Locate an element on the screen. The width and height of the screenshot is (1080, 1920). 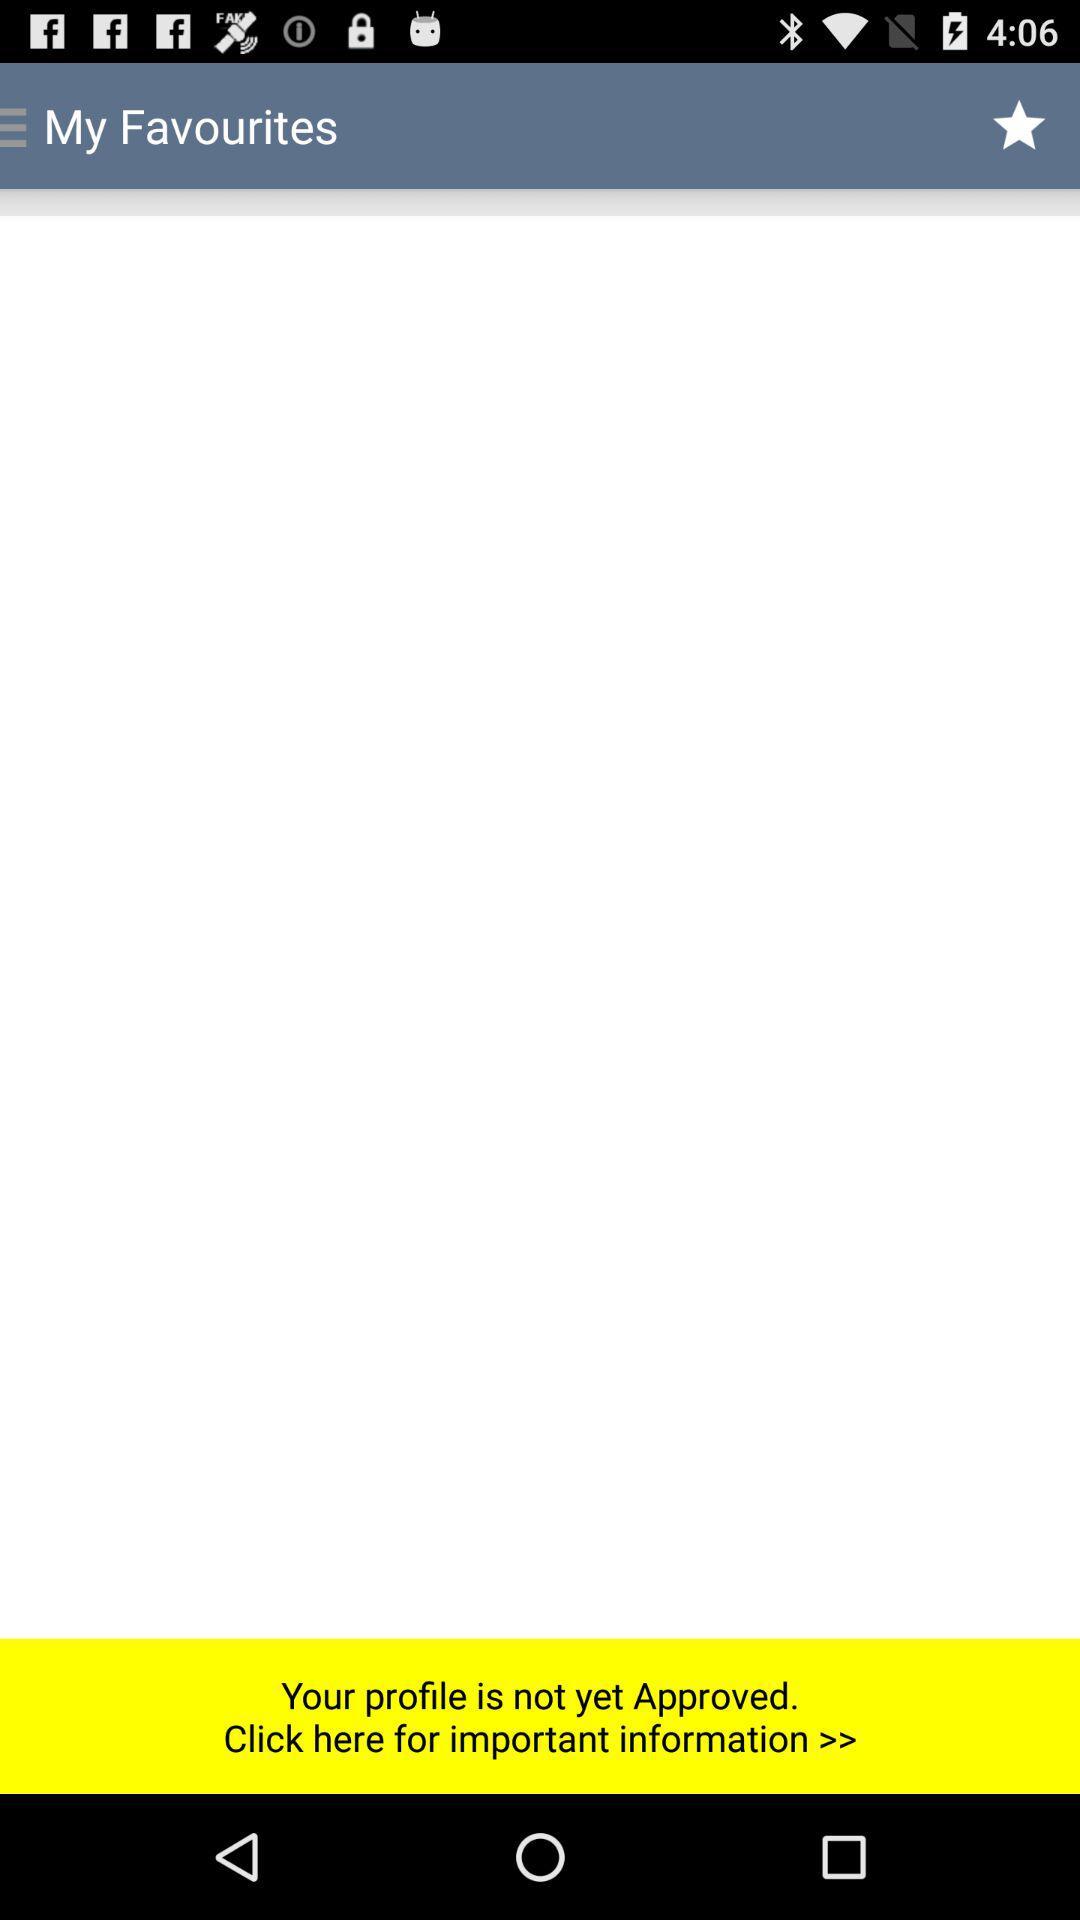
the icon at the top right corner is located at coordinates (1019, 124).